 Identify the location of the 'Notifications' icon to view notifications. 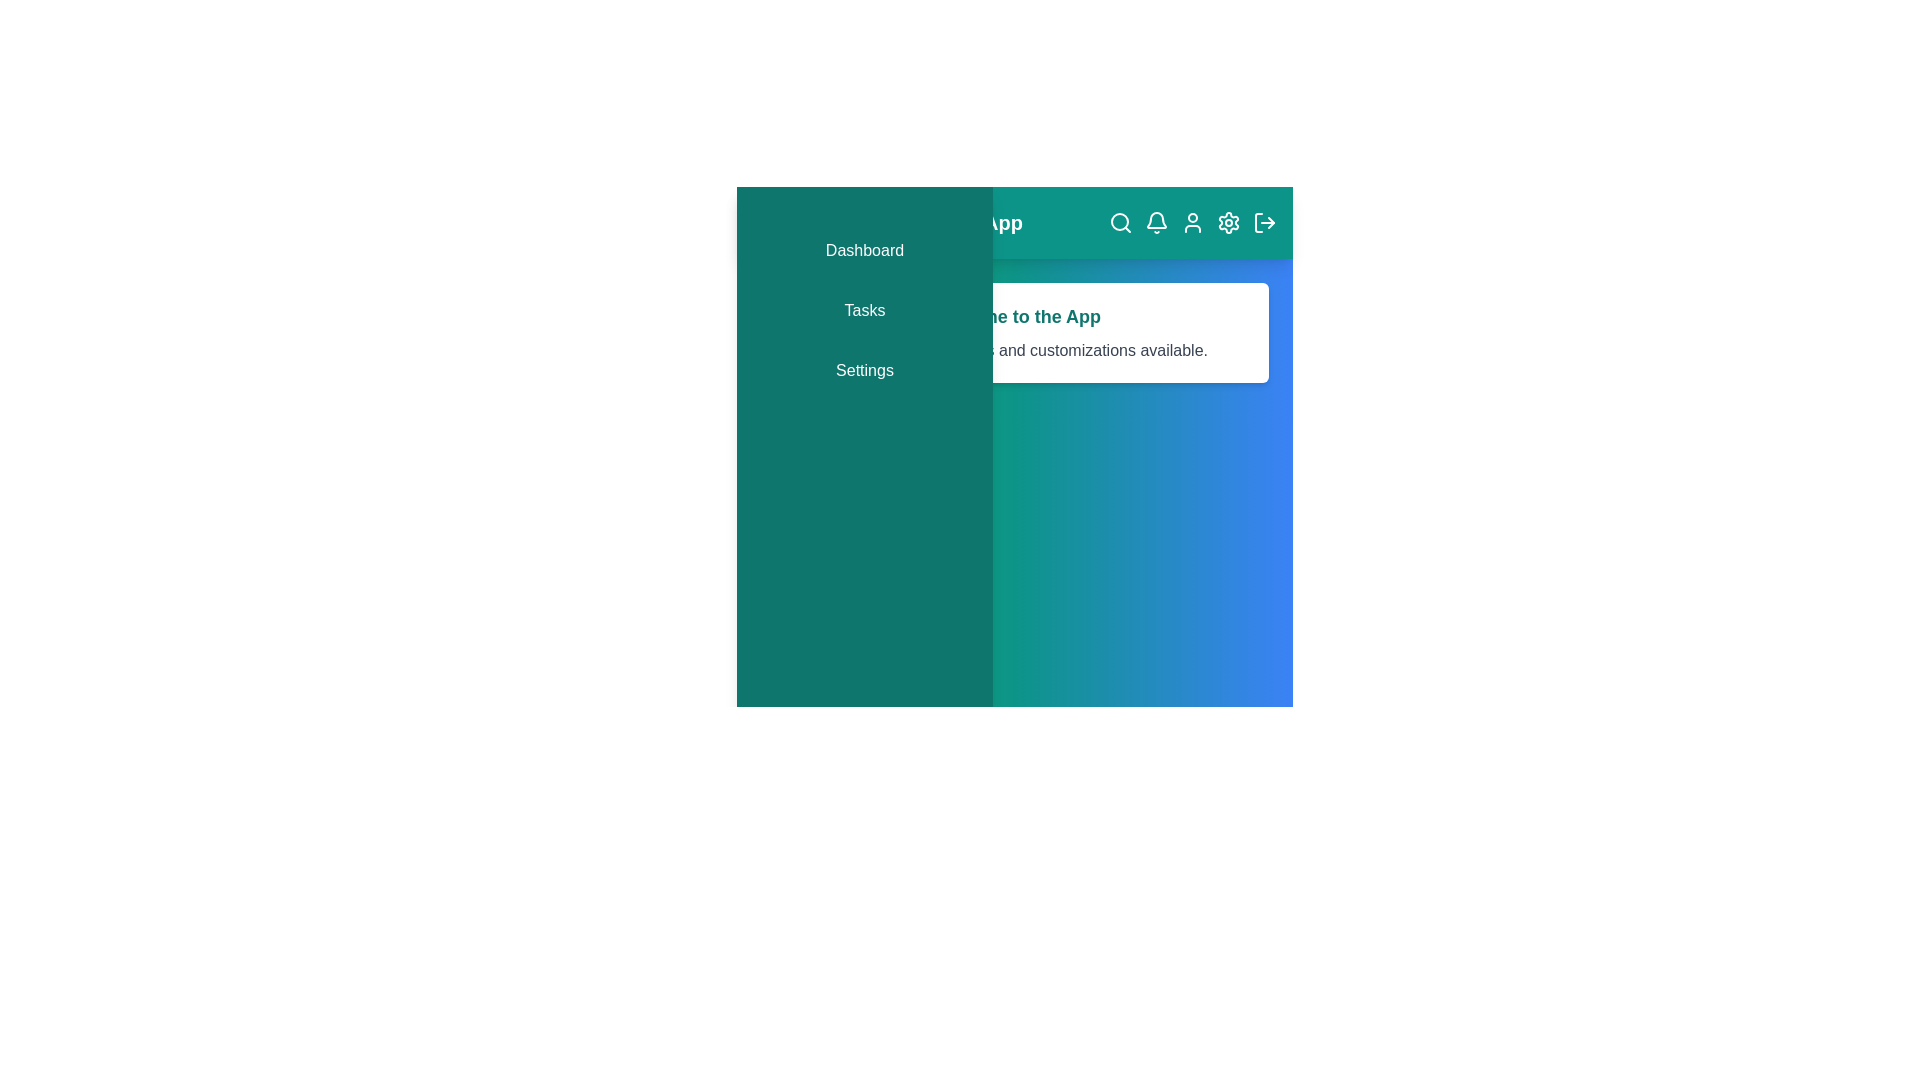
(1156, 223).